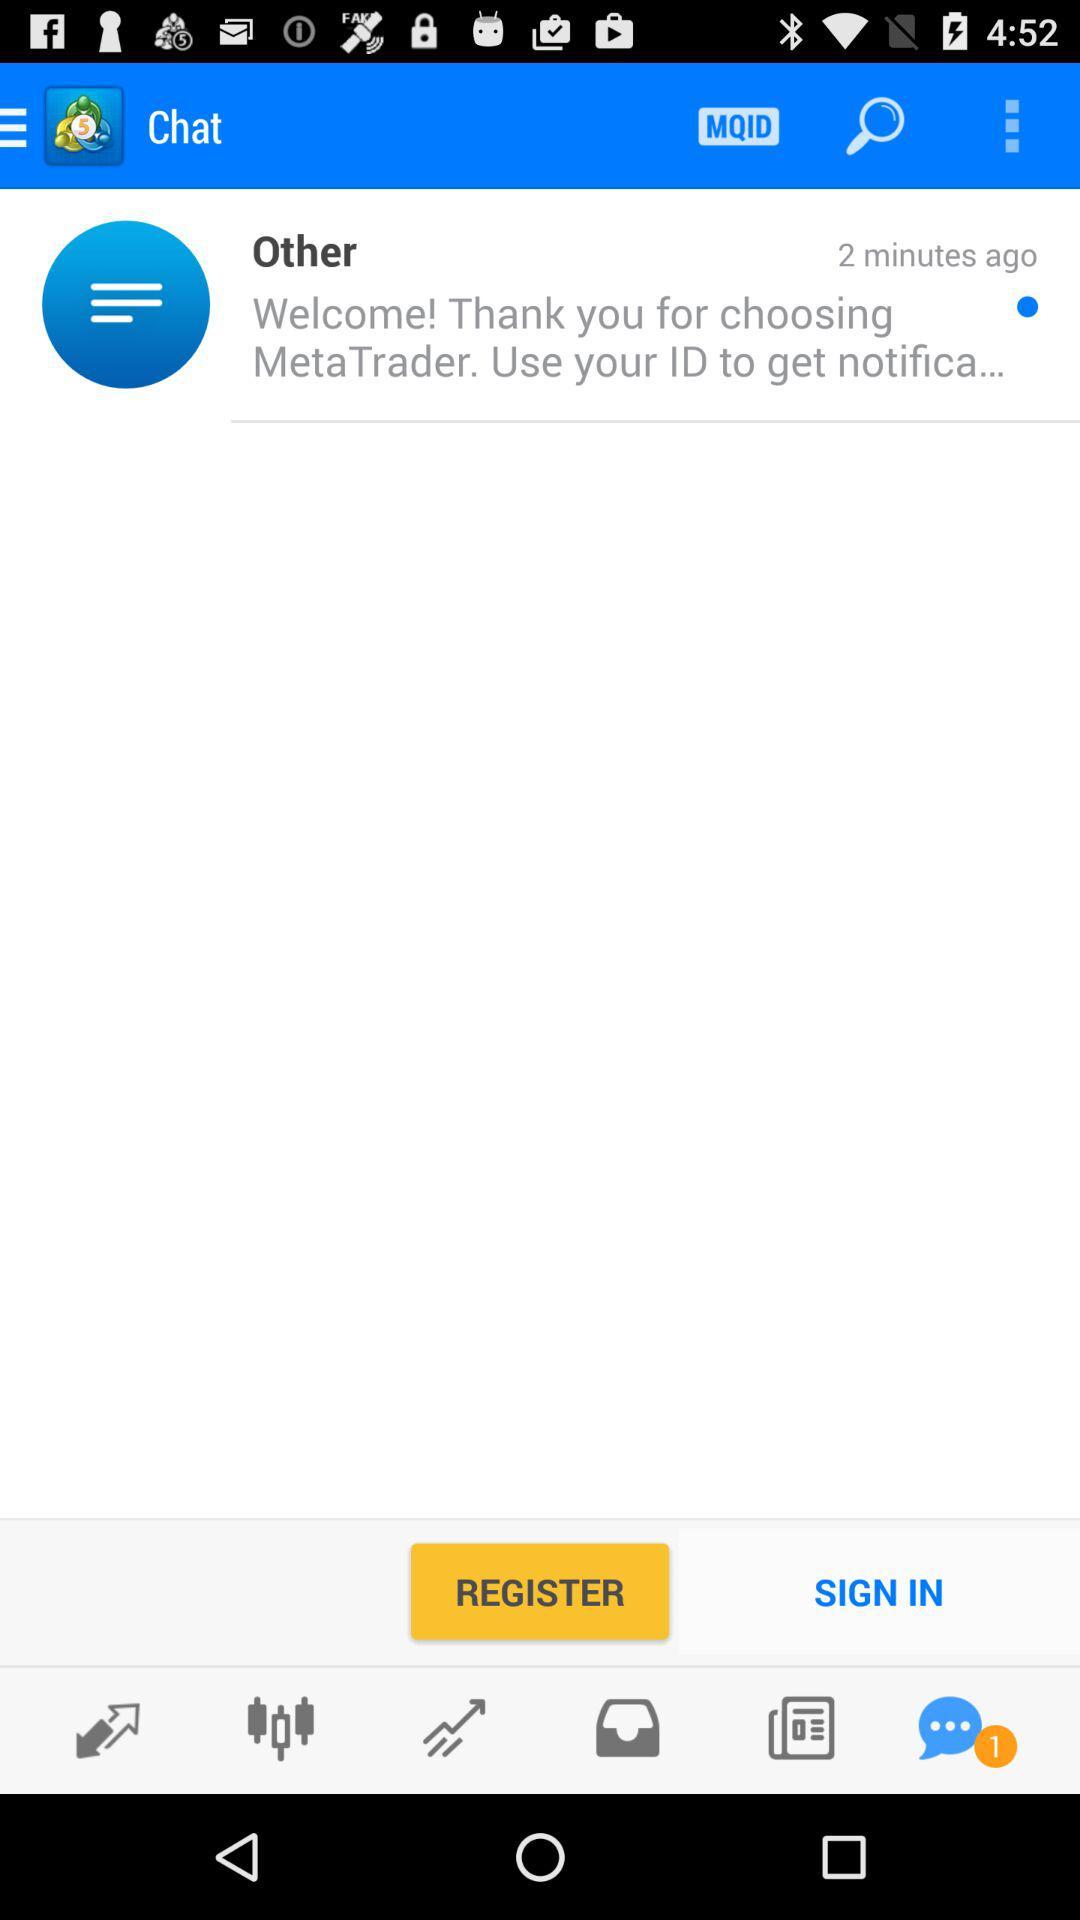 The width and height of the screenshot is (1080, 1920). What do you see at coordinates (949, 1727) in the screenshot?
I see `open instant chat` at bounding box center [949, 1727].